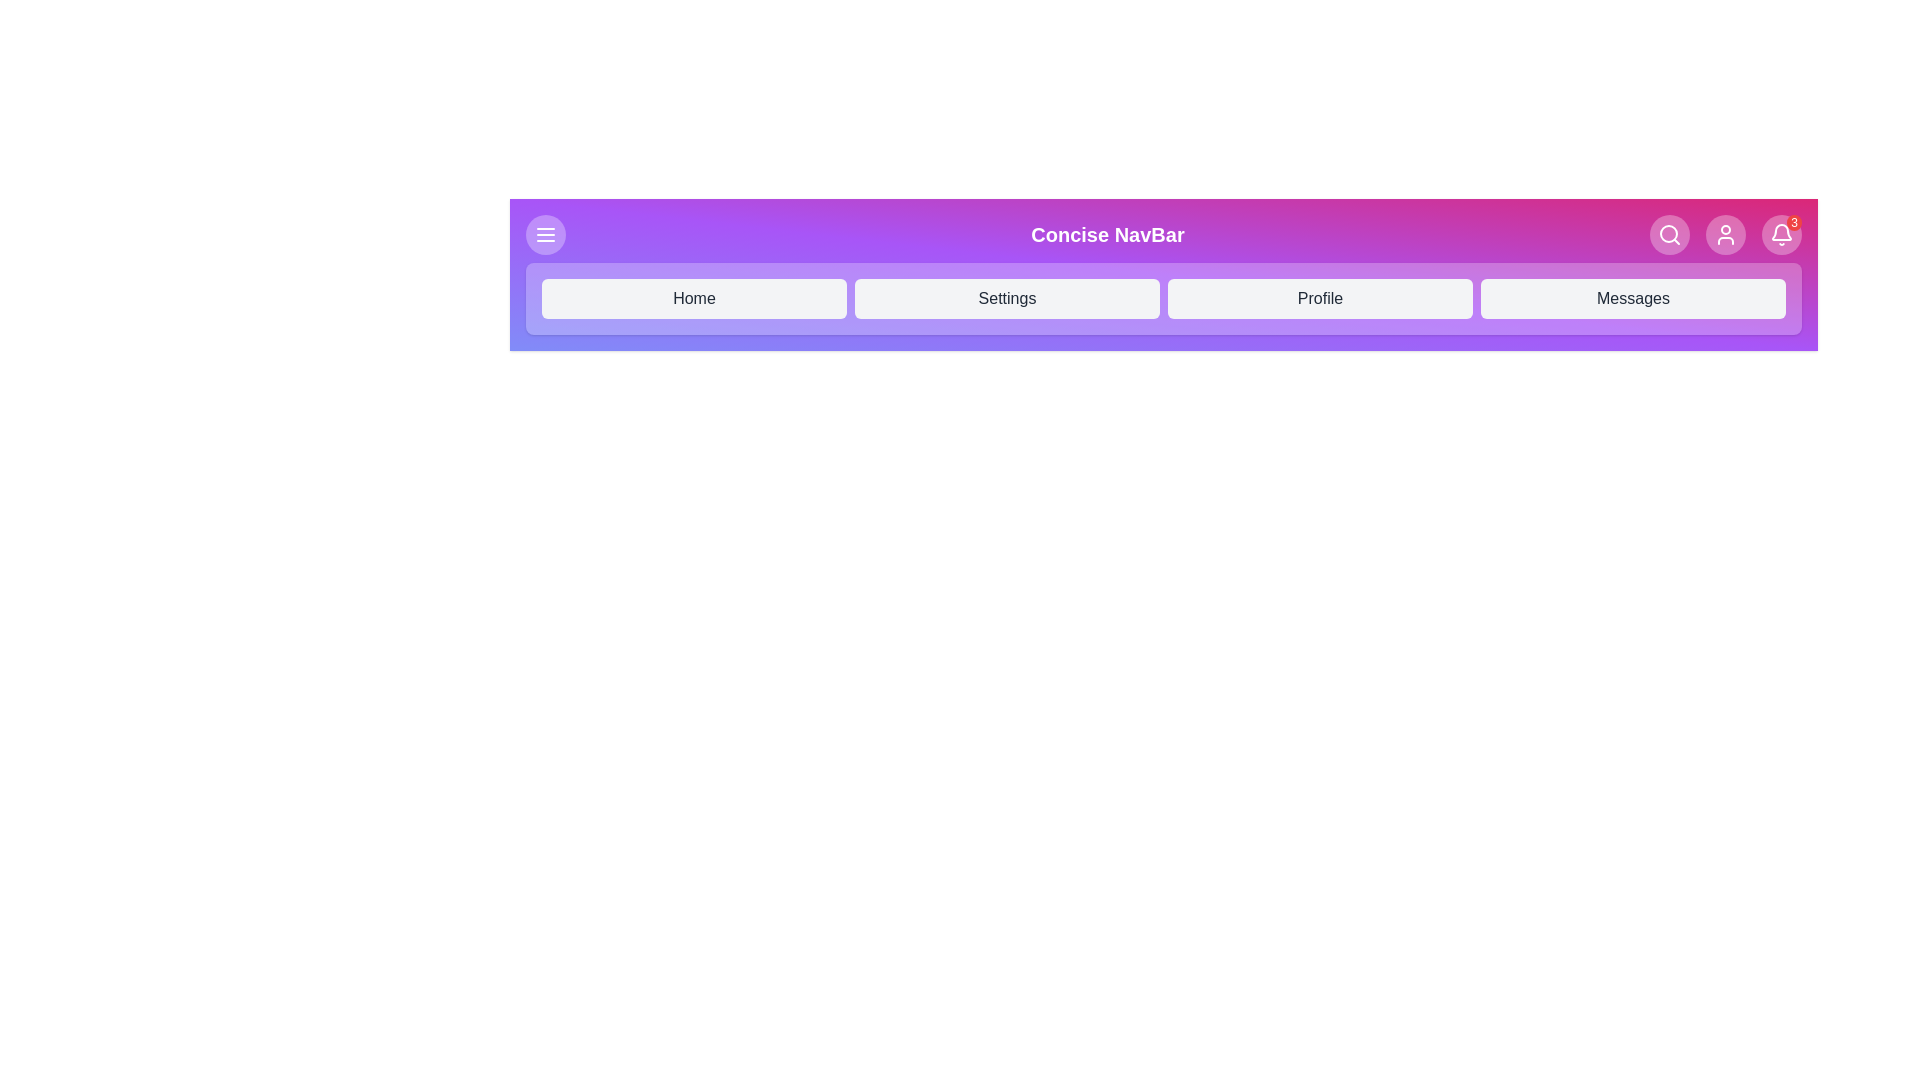 The width and height of the screenshot is (1920, 1080). Describe the element at coordinates (1007, 299) in the screenshot. I see `the navigation menu item Settings` at that location.